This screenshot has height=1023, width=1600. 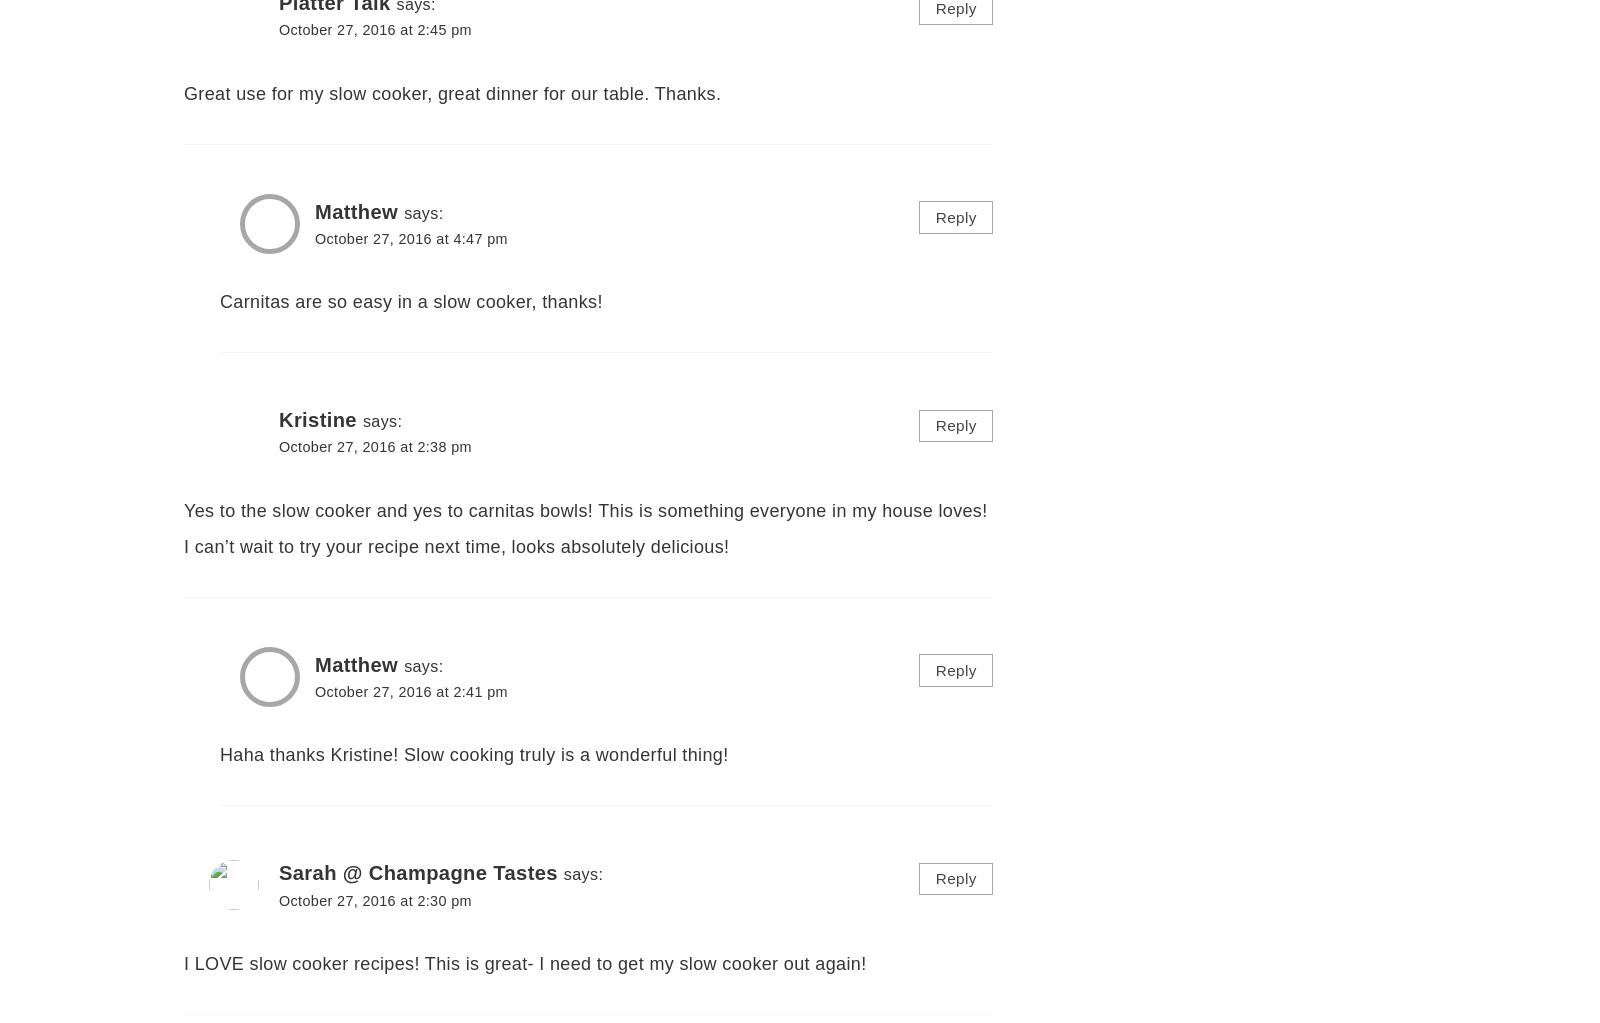 What do you see at coordinates (279, 446) in the screenshot?
I see `'October 27, 2016 at 2:38 pm'` at bounding box center [279, 446].